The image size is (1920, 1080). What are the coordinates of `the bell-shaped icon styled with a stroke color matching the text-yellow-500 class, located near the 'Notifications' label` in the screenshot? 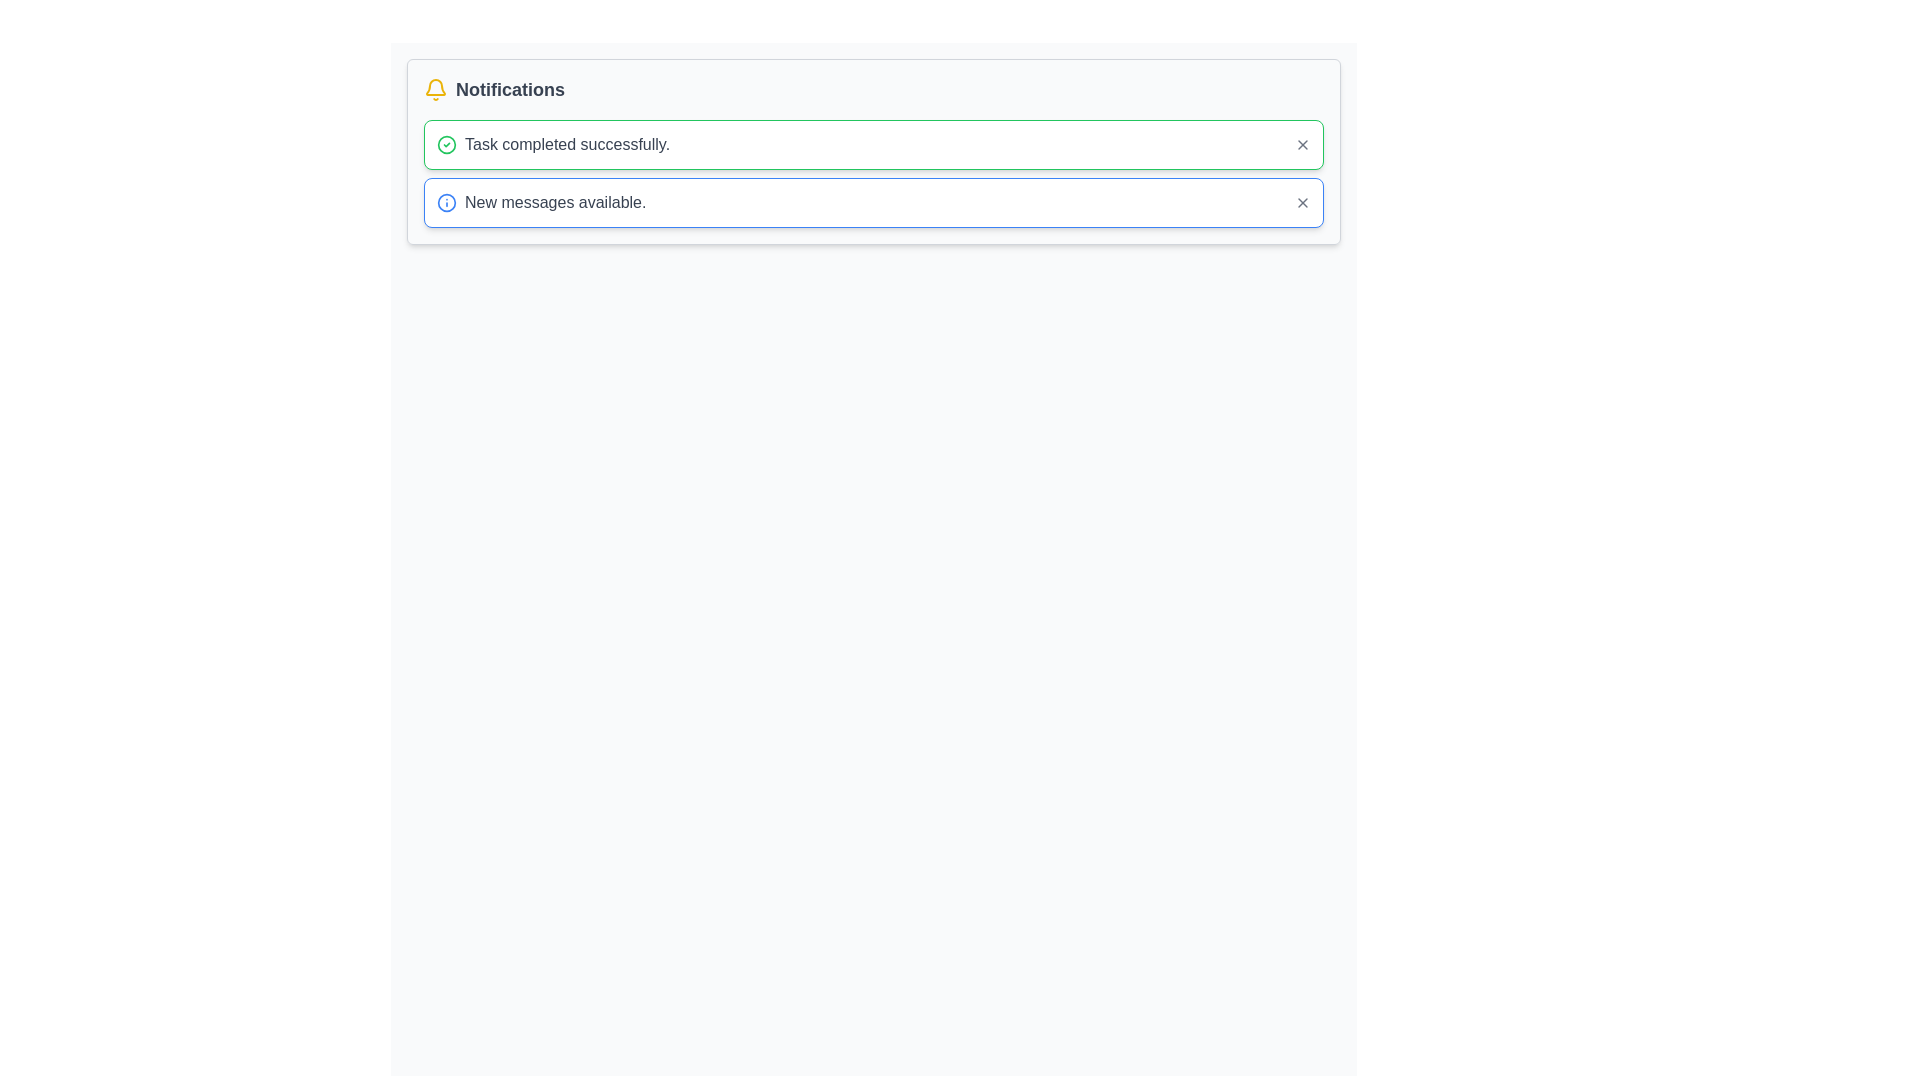 It's located at (435, 86).